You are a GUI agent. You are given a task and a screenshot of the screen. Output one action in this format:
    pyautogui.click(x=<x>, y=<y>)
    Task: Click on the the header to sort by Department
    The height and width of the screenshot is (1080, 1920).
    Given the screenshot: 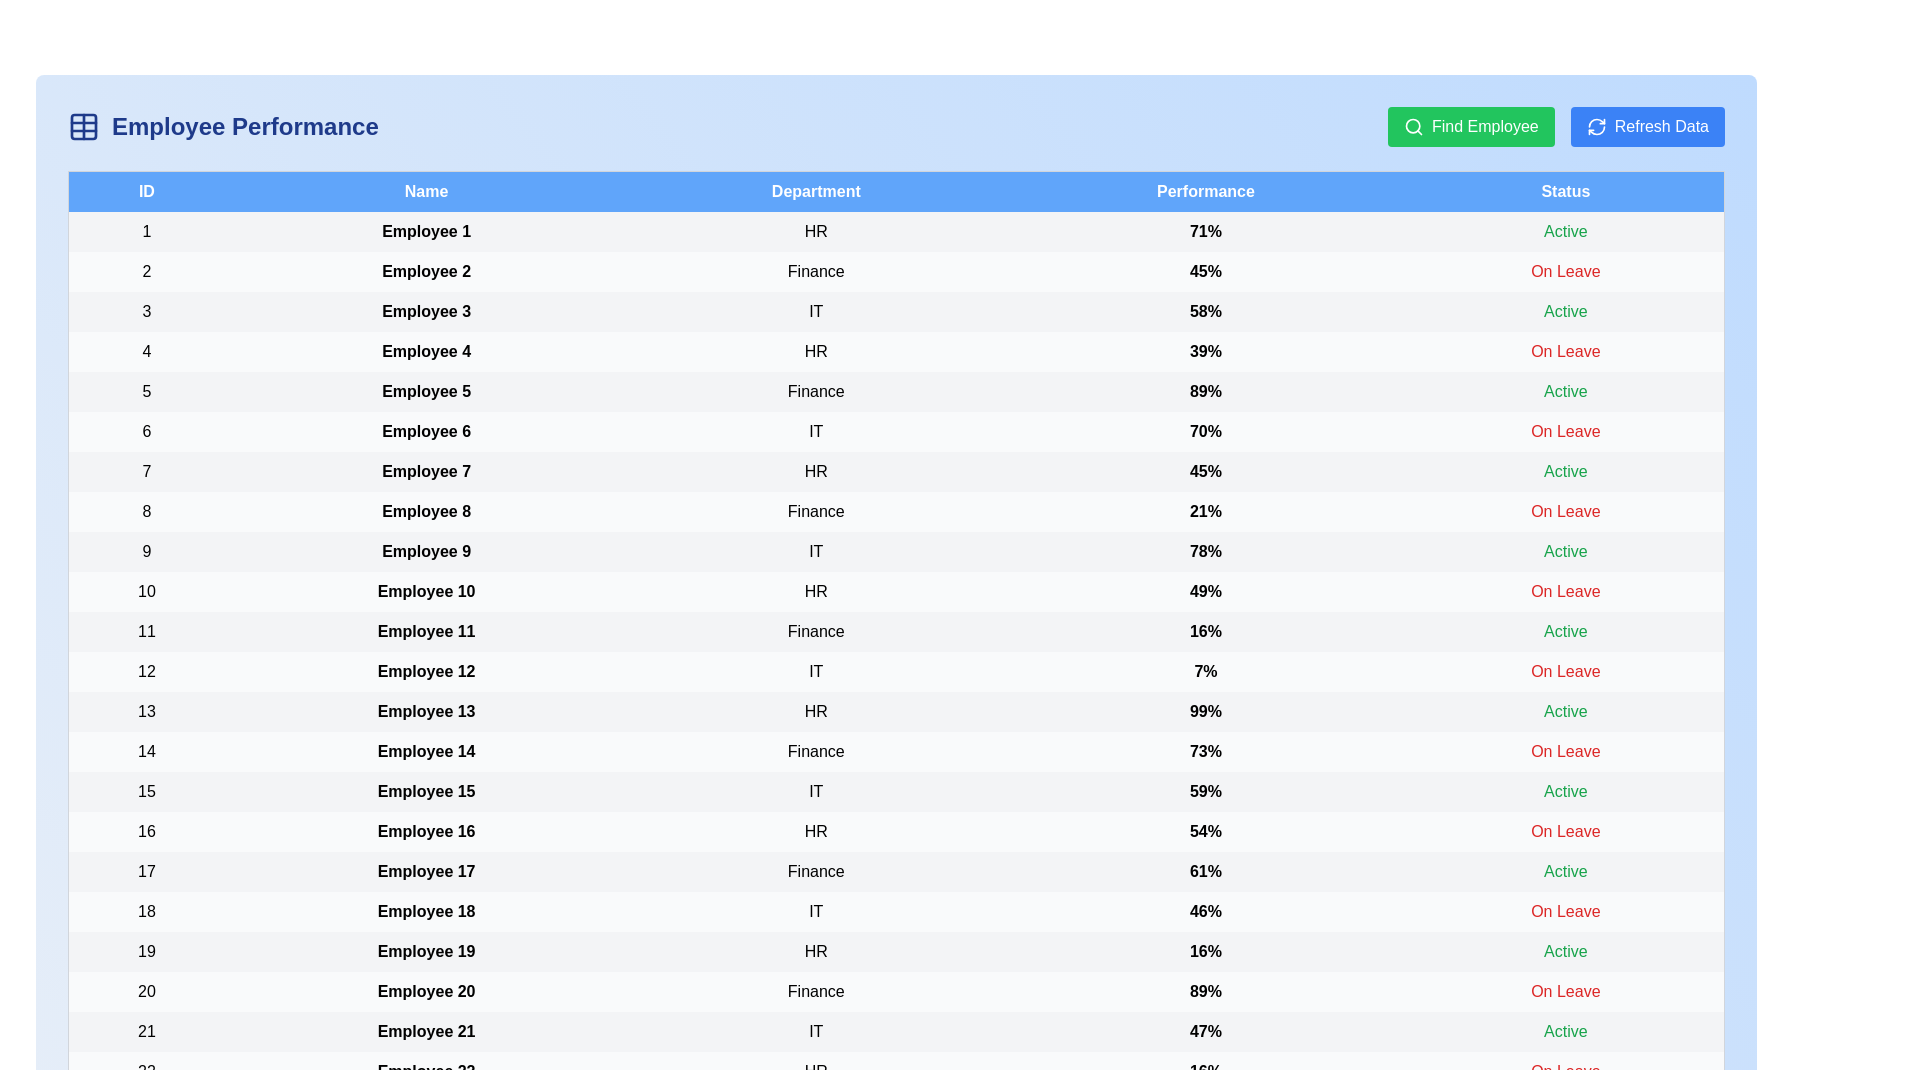 What is the action you would take?
    pyautogui.click(x=816, y=191)
    